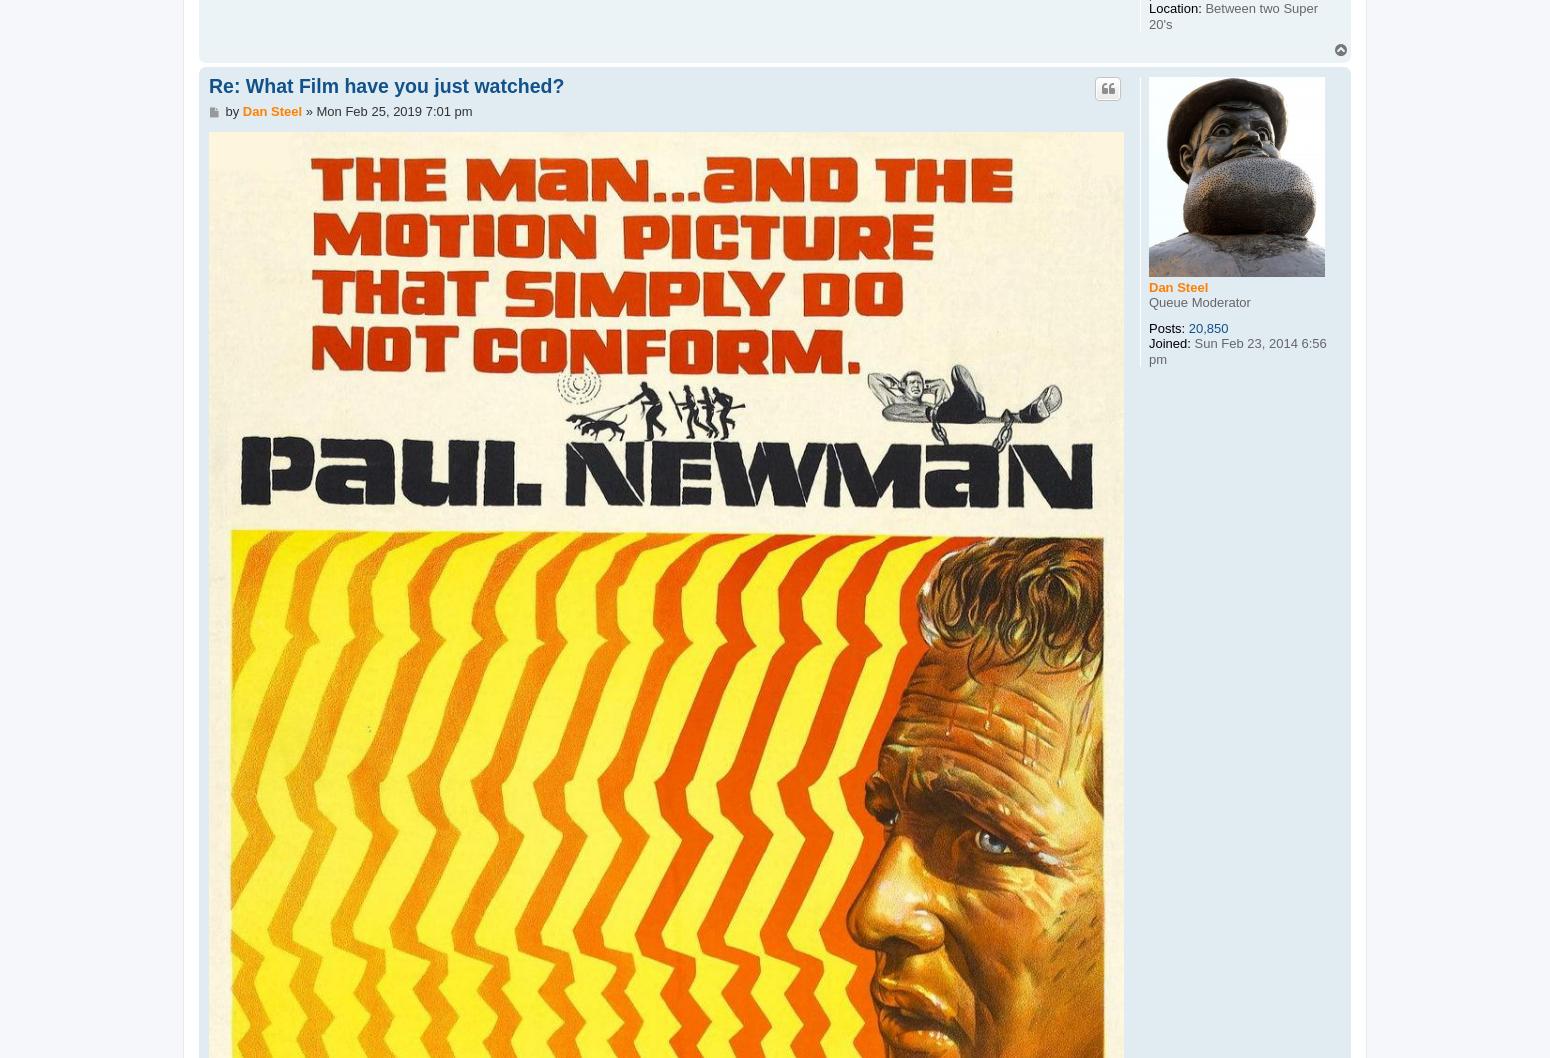 The width and height of the screenshot is (1550, 1058). Describe the element at coordinates (1199, 301) in the screenshot. I see `'Queue Moderator'` at that location.